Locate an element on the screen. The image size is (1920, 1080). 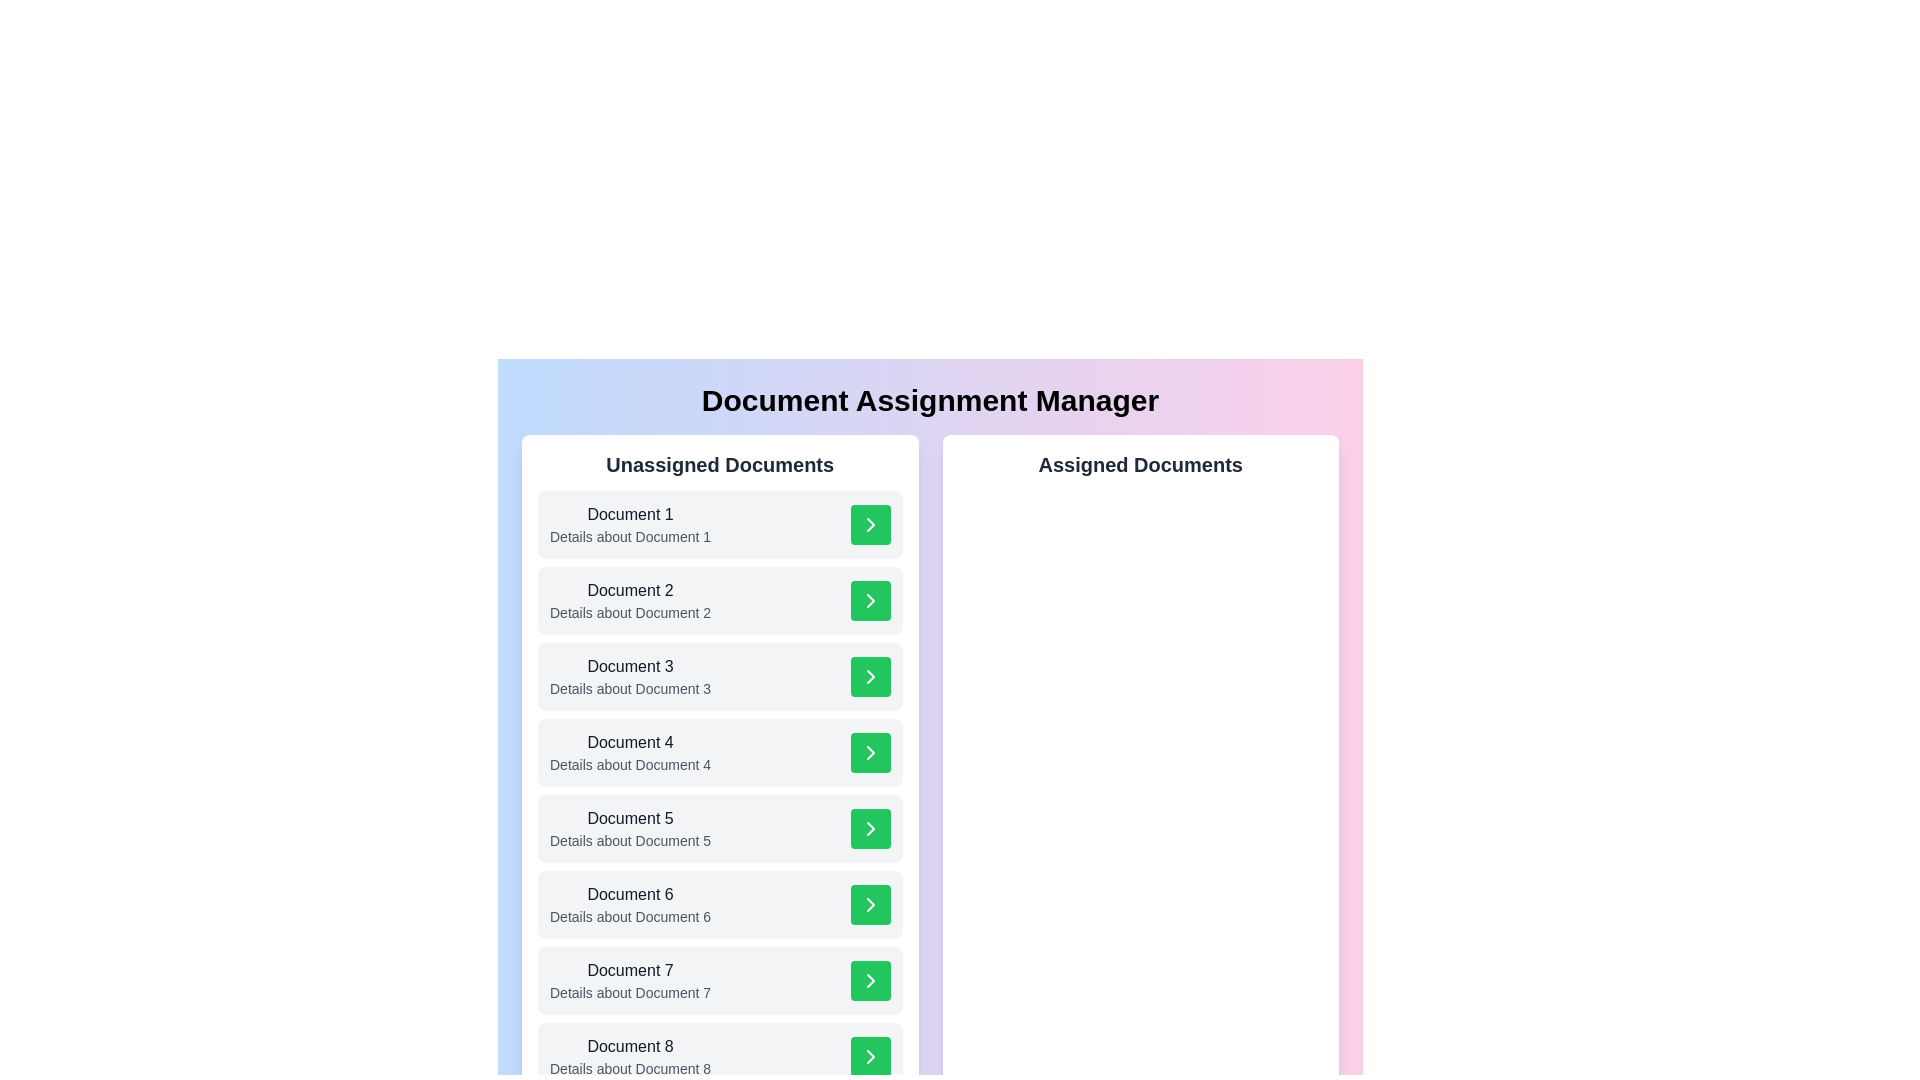
the text display area containing 'Document 3' and 'Details about Document 3' in the left panel of 'Unassigned Documents' under 'Document Assignment Manager' is located at coordinates (629, 676).